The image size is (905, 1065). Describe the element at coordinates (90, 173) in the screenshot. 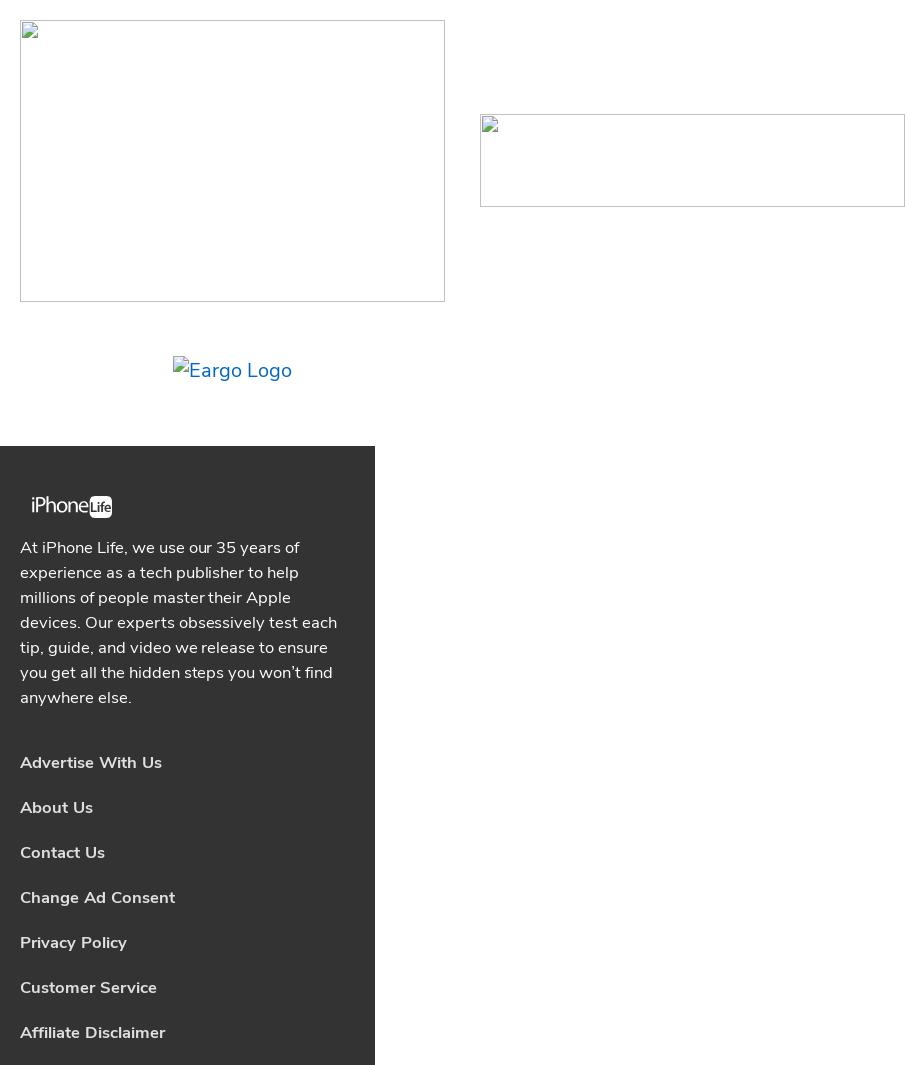

I see `'Advertise With Us'` at that location.